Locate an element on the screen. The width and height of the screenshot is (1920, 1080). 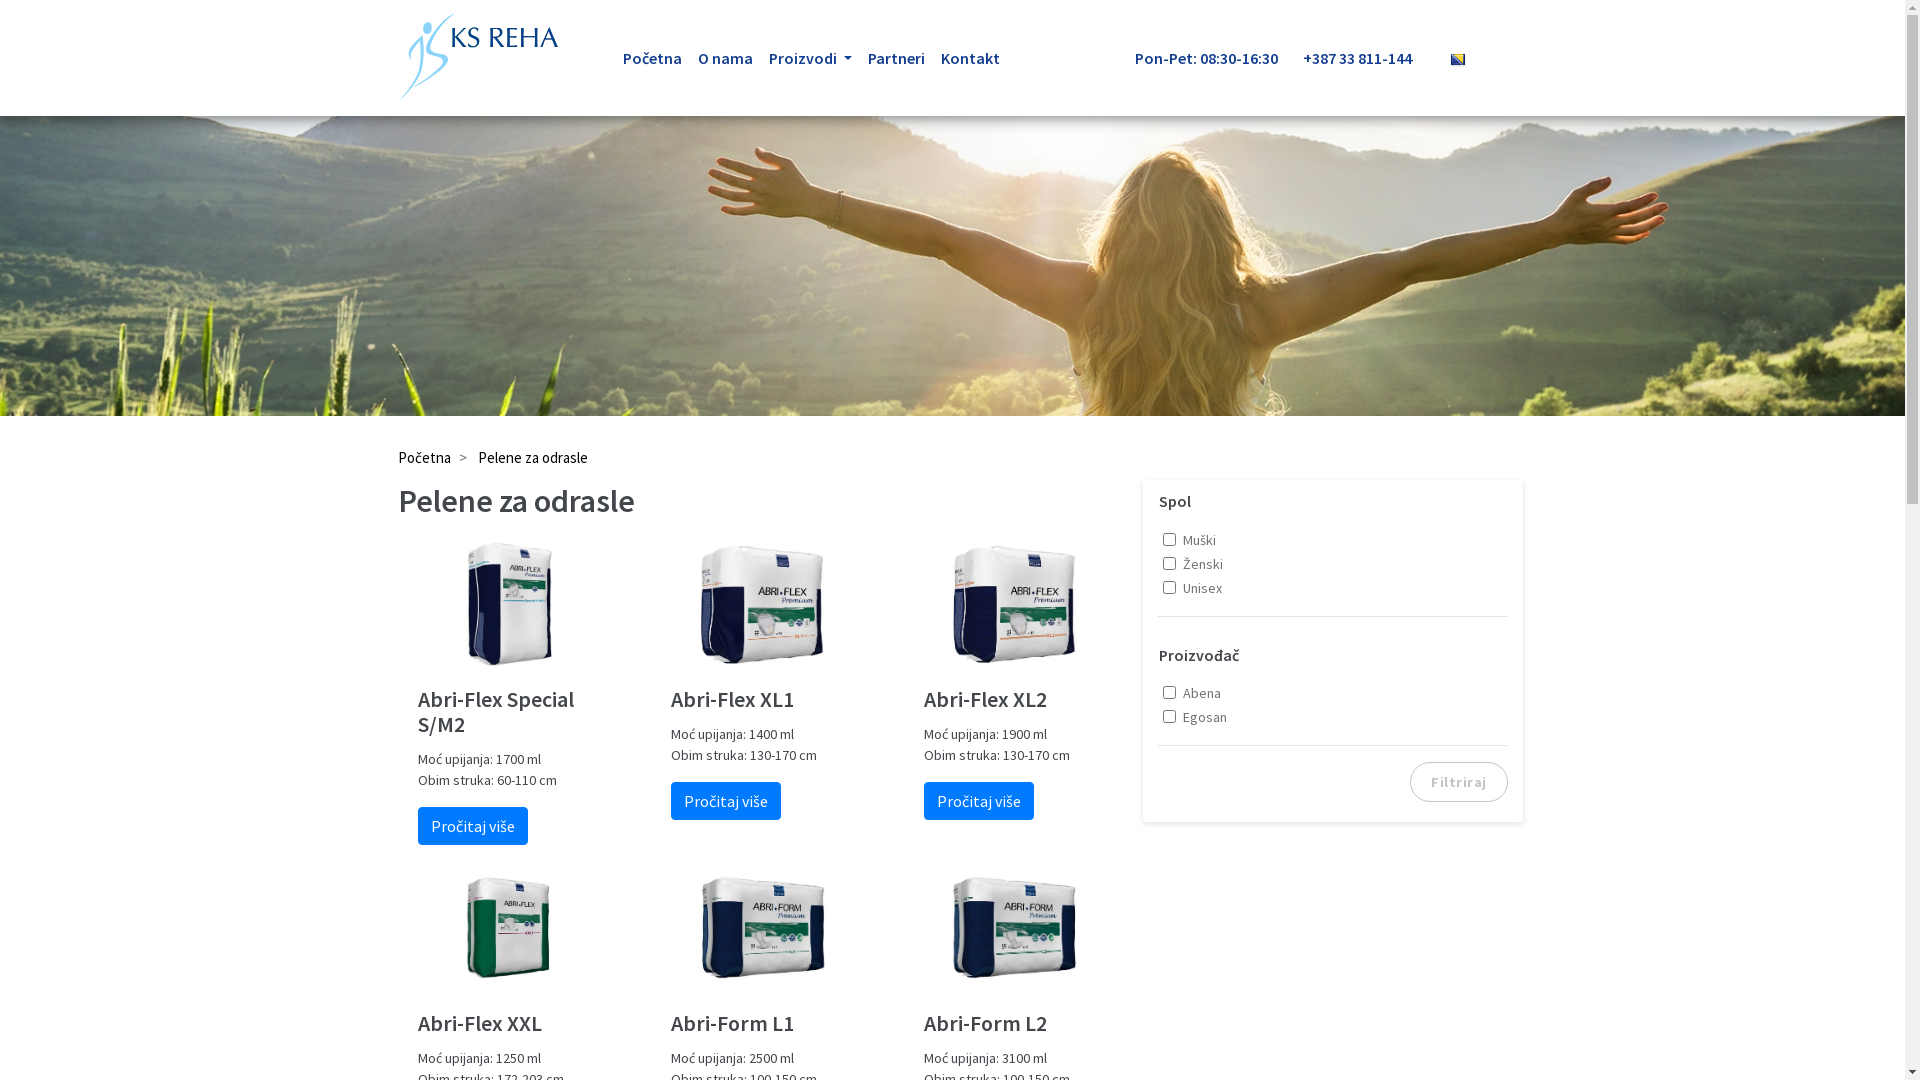
'Pelene za odrasle' is located at coordinates (532, 457).